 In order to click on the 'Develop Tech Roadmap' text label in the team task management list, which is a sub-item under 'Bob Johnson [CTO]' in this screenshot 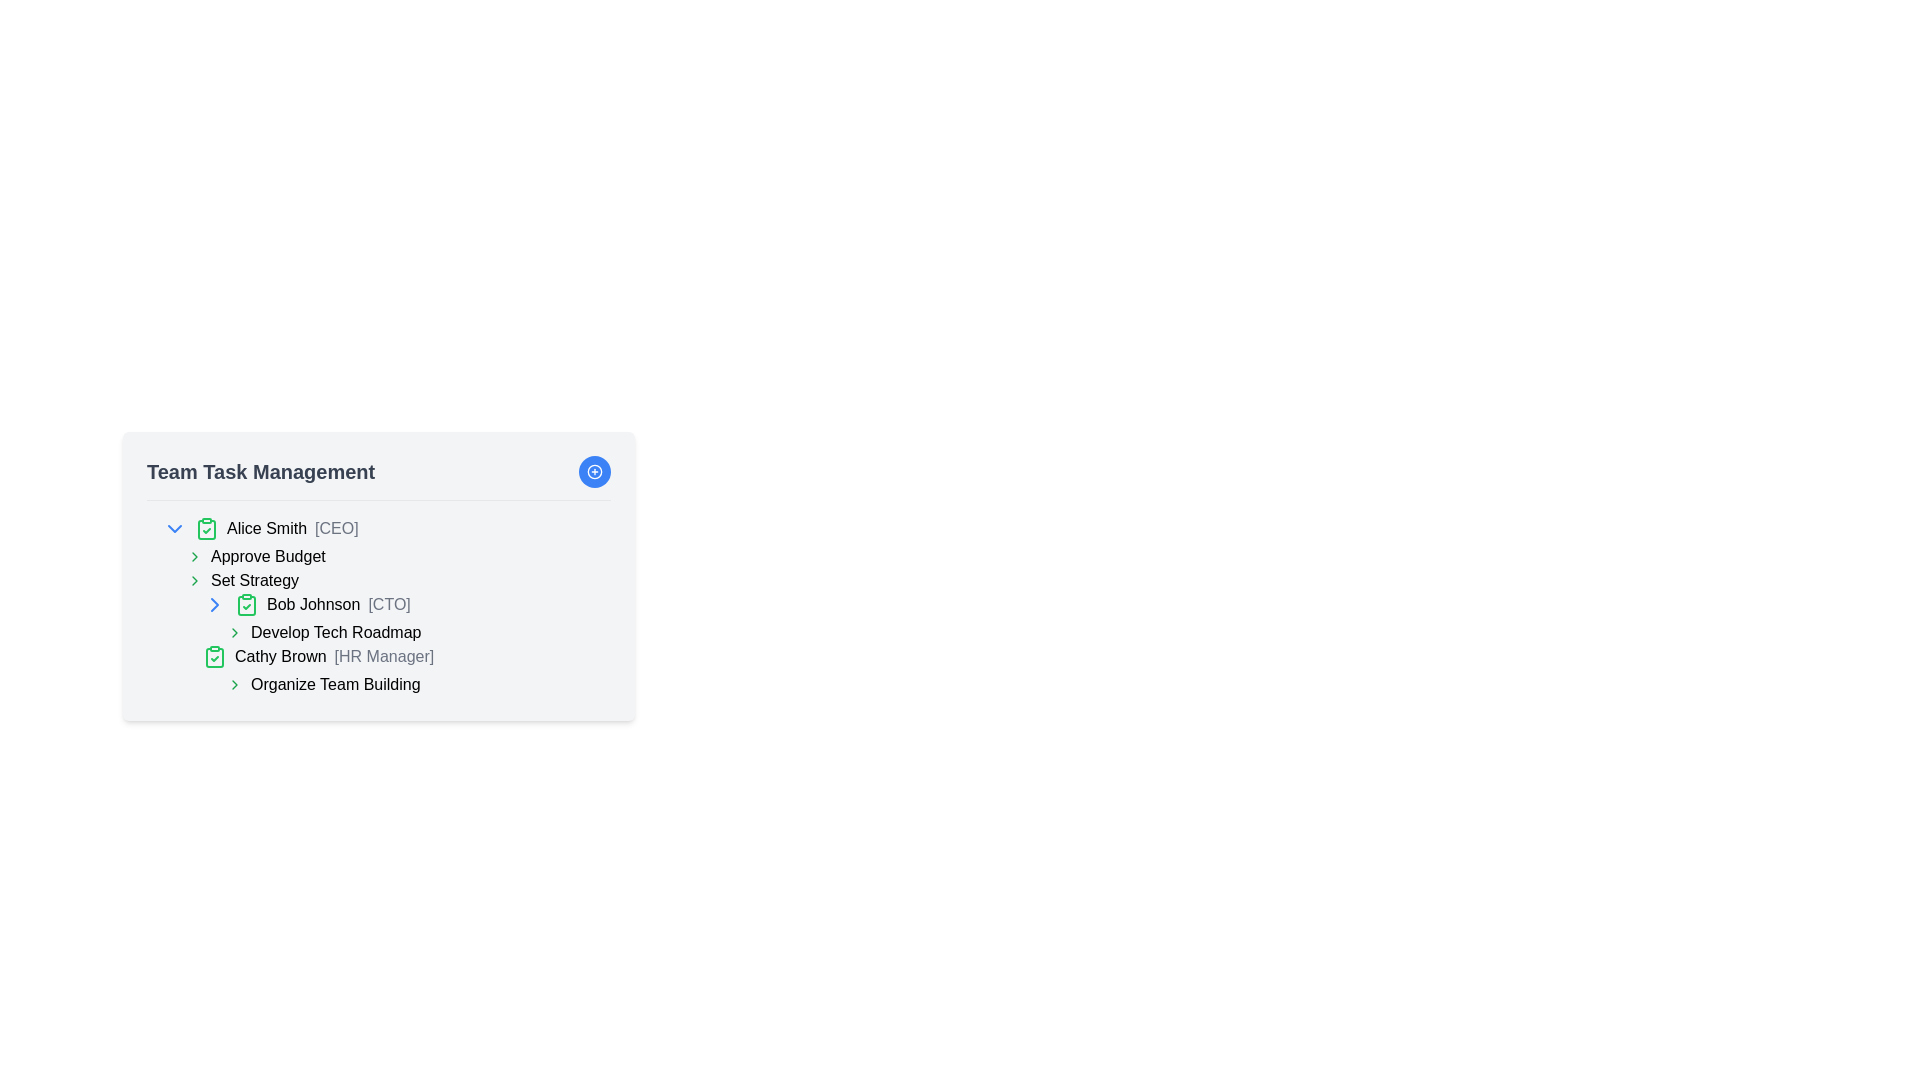, I will do `click(336, 632)`.